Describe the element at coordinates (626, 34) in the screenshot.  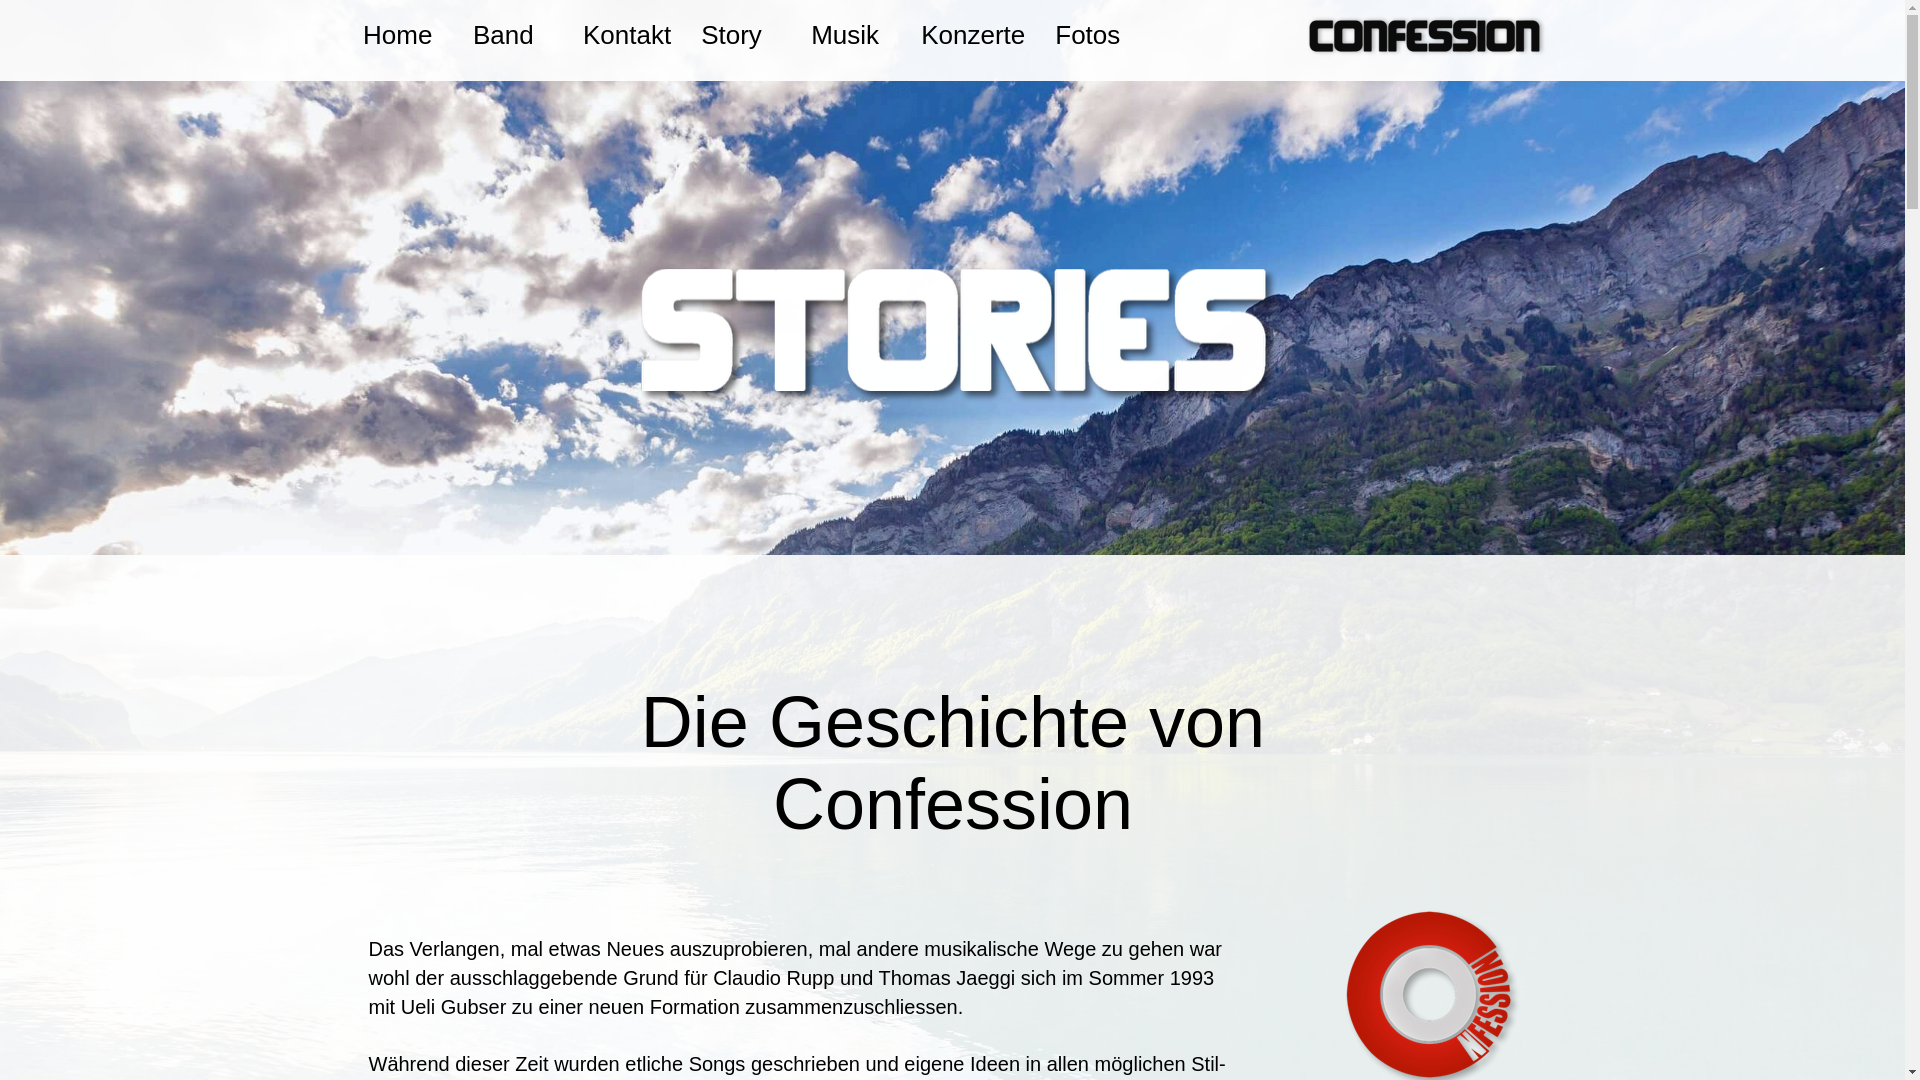
I see `'Kontakt'` at that location.